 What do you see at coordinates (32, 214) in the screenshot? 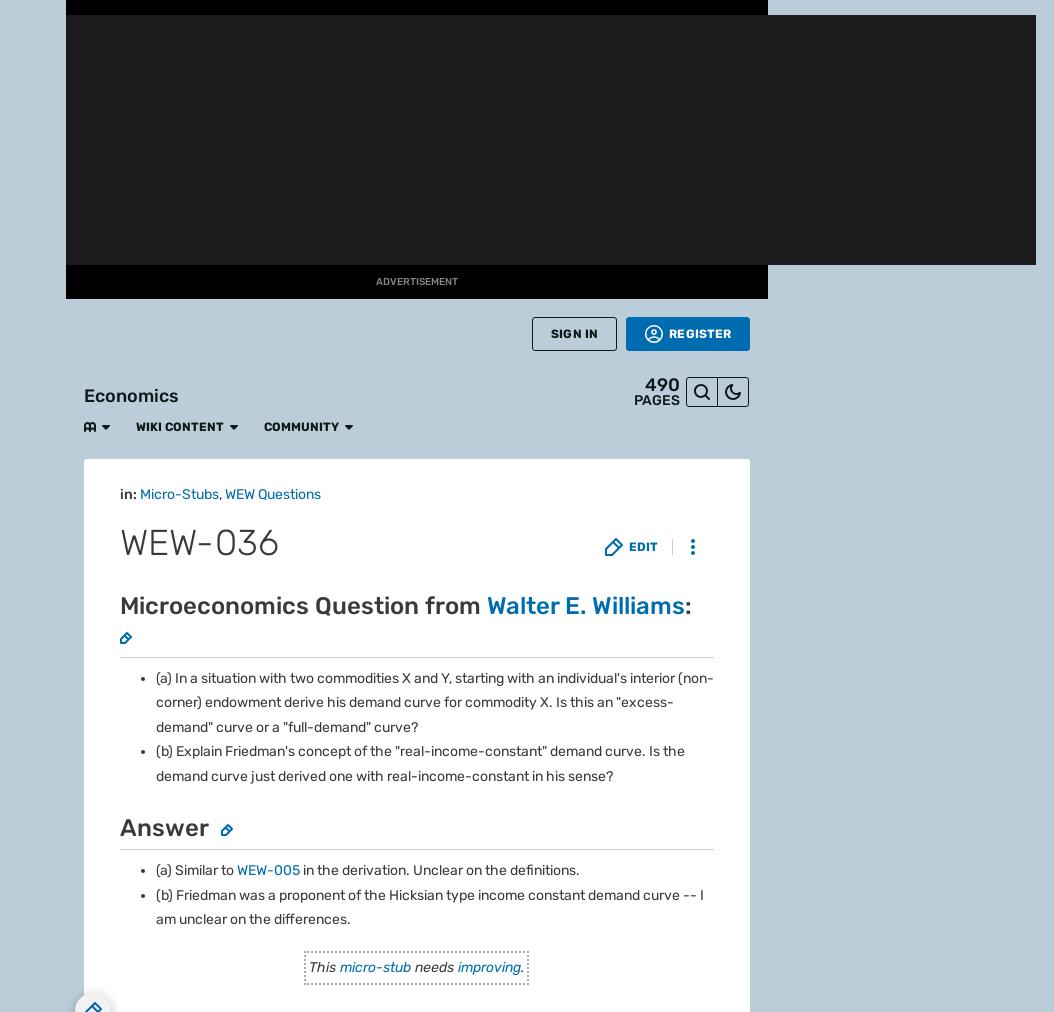
I see `'BETA'` at bounding box center [32, 214].